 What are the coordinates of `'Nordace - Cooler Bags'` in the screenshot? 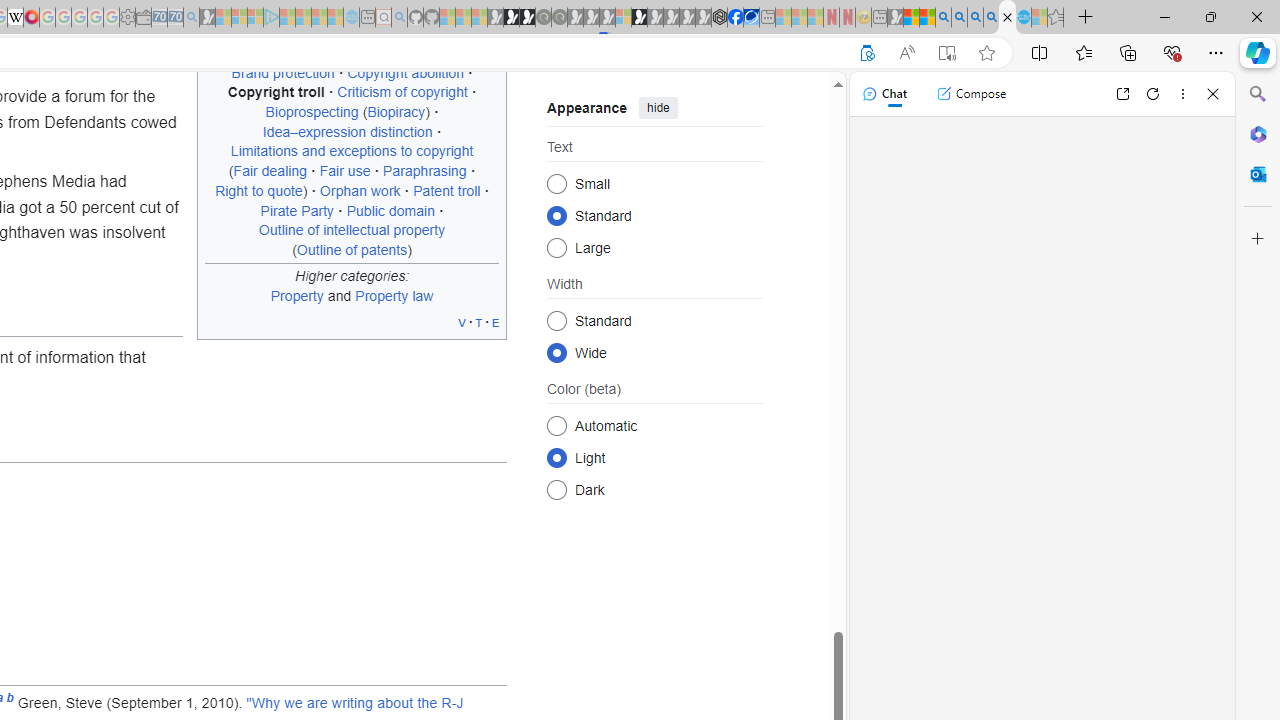 It's located at (719, 17).